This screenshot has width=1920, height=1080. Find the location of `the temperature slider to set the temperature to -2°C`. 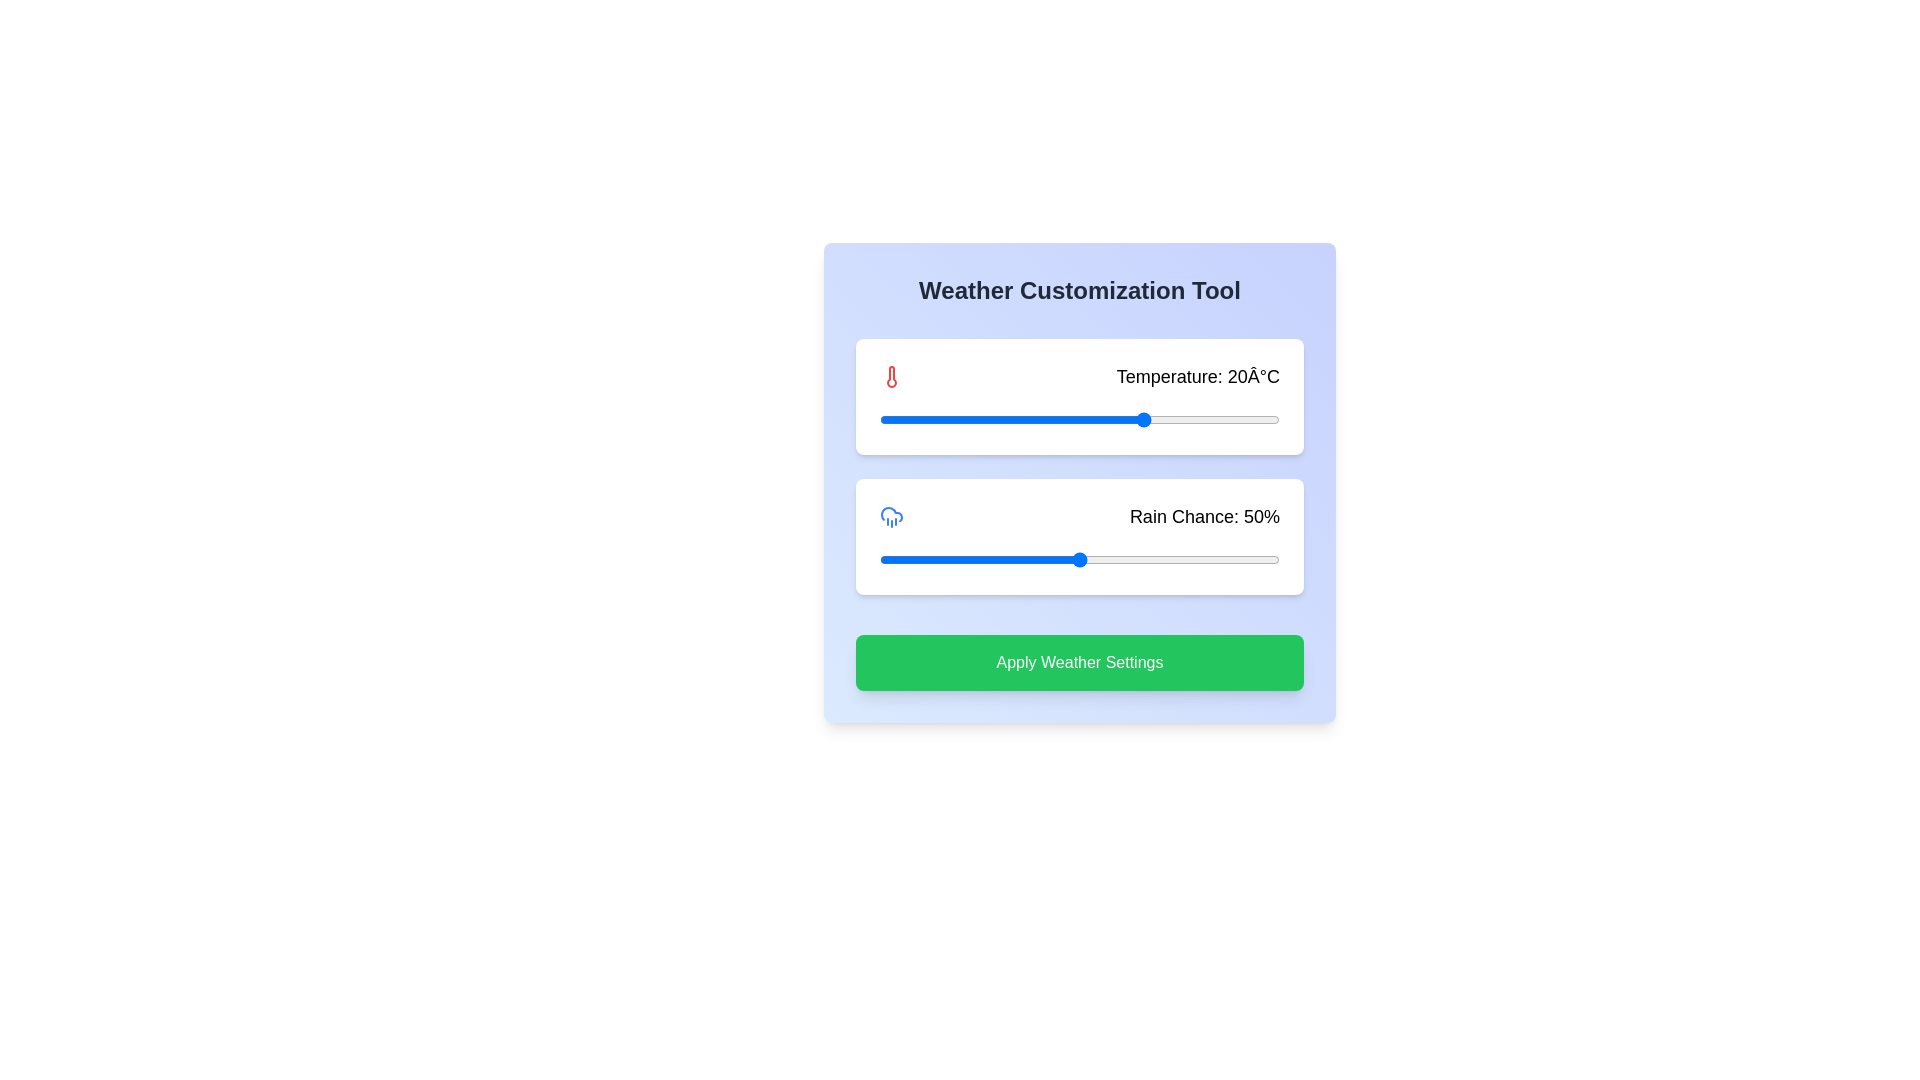

the temperature slider to set the temperature to -2°C is located at coordinates (999, 419).